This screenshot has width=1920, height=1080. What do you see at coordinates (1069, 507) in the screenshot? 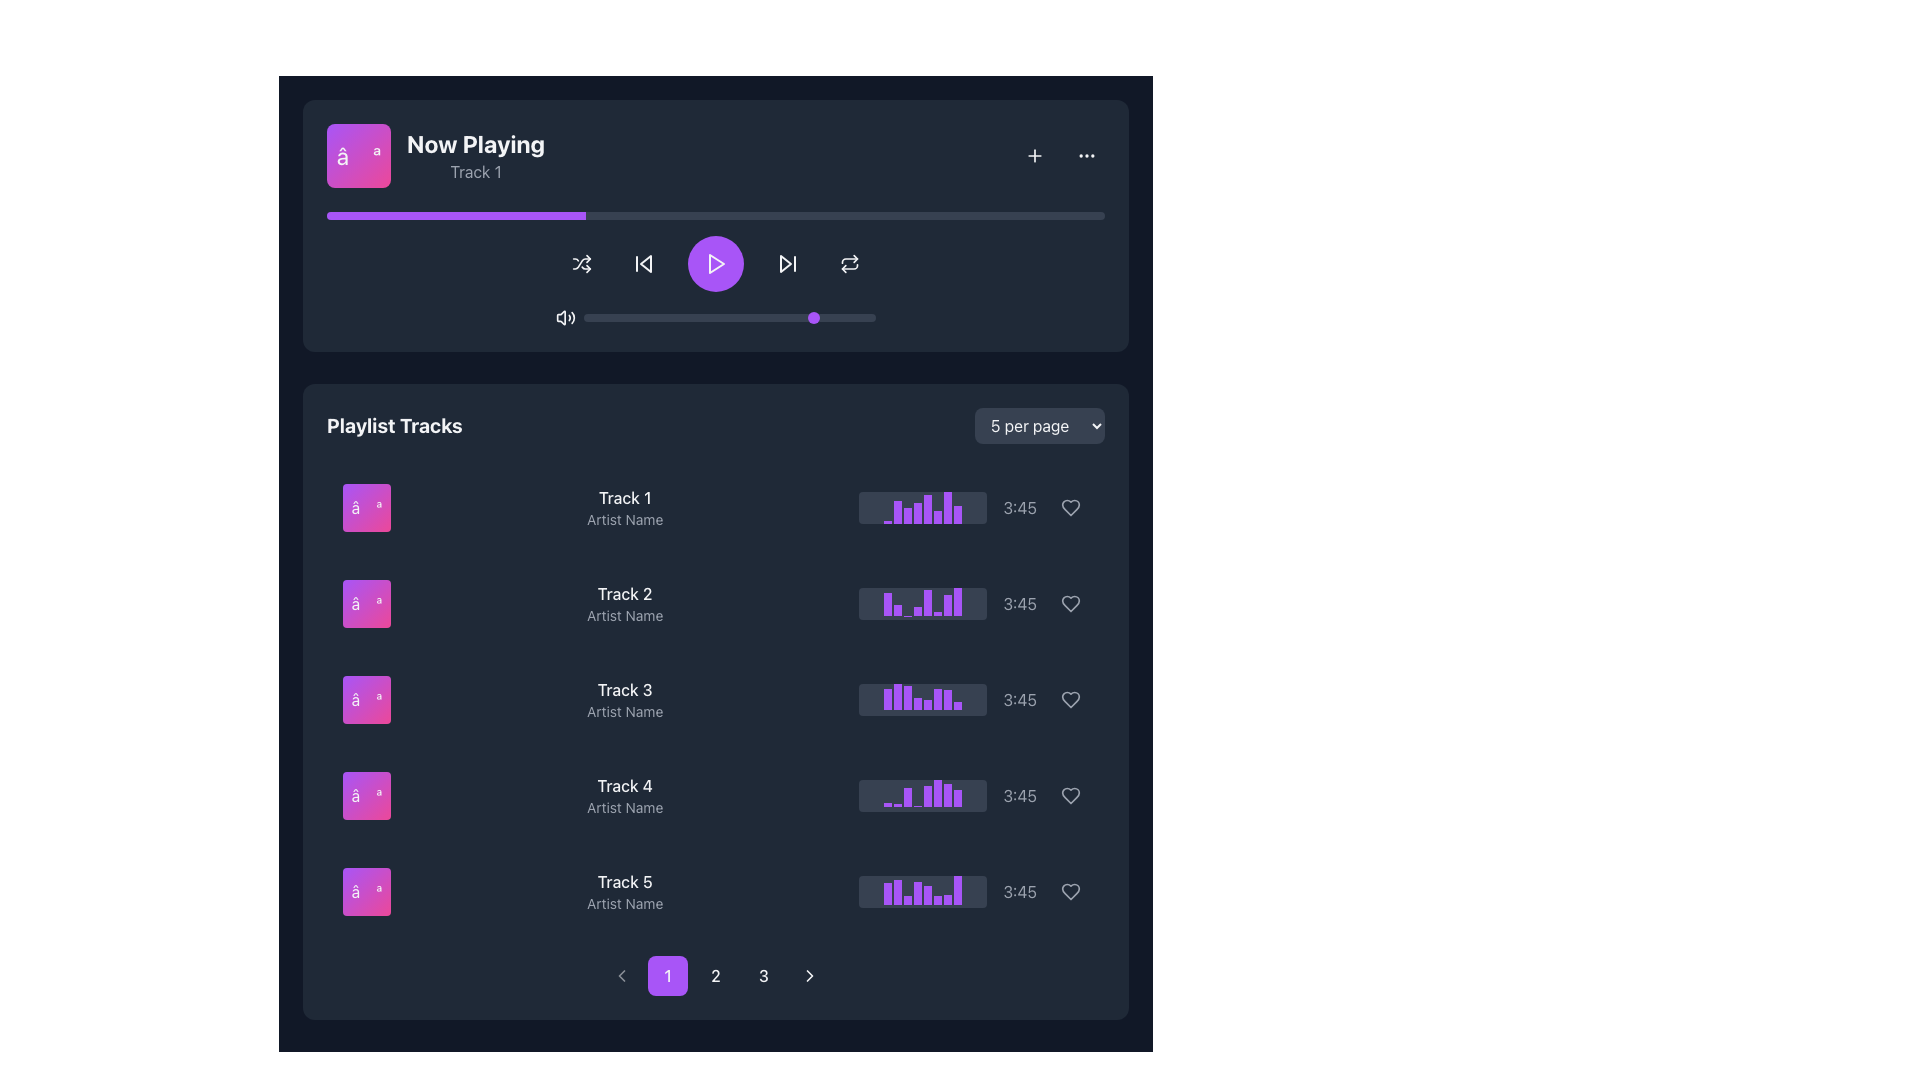
I see `the favorite indicator button located in the lower right segment of the first track item in the Playlist Tracks section` at bounding box center [1069, 507].